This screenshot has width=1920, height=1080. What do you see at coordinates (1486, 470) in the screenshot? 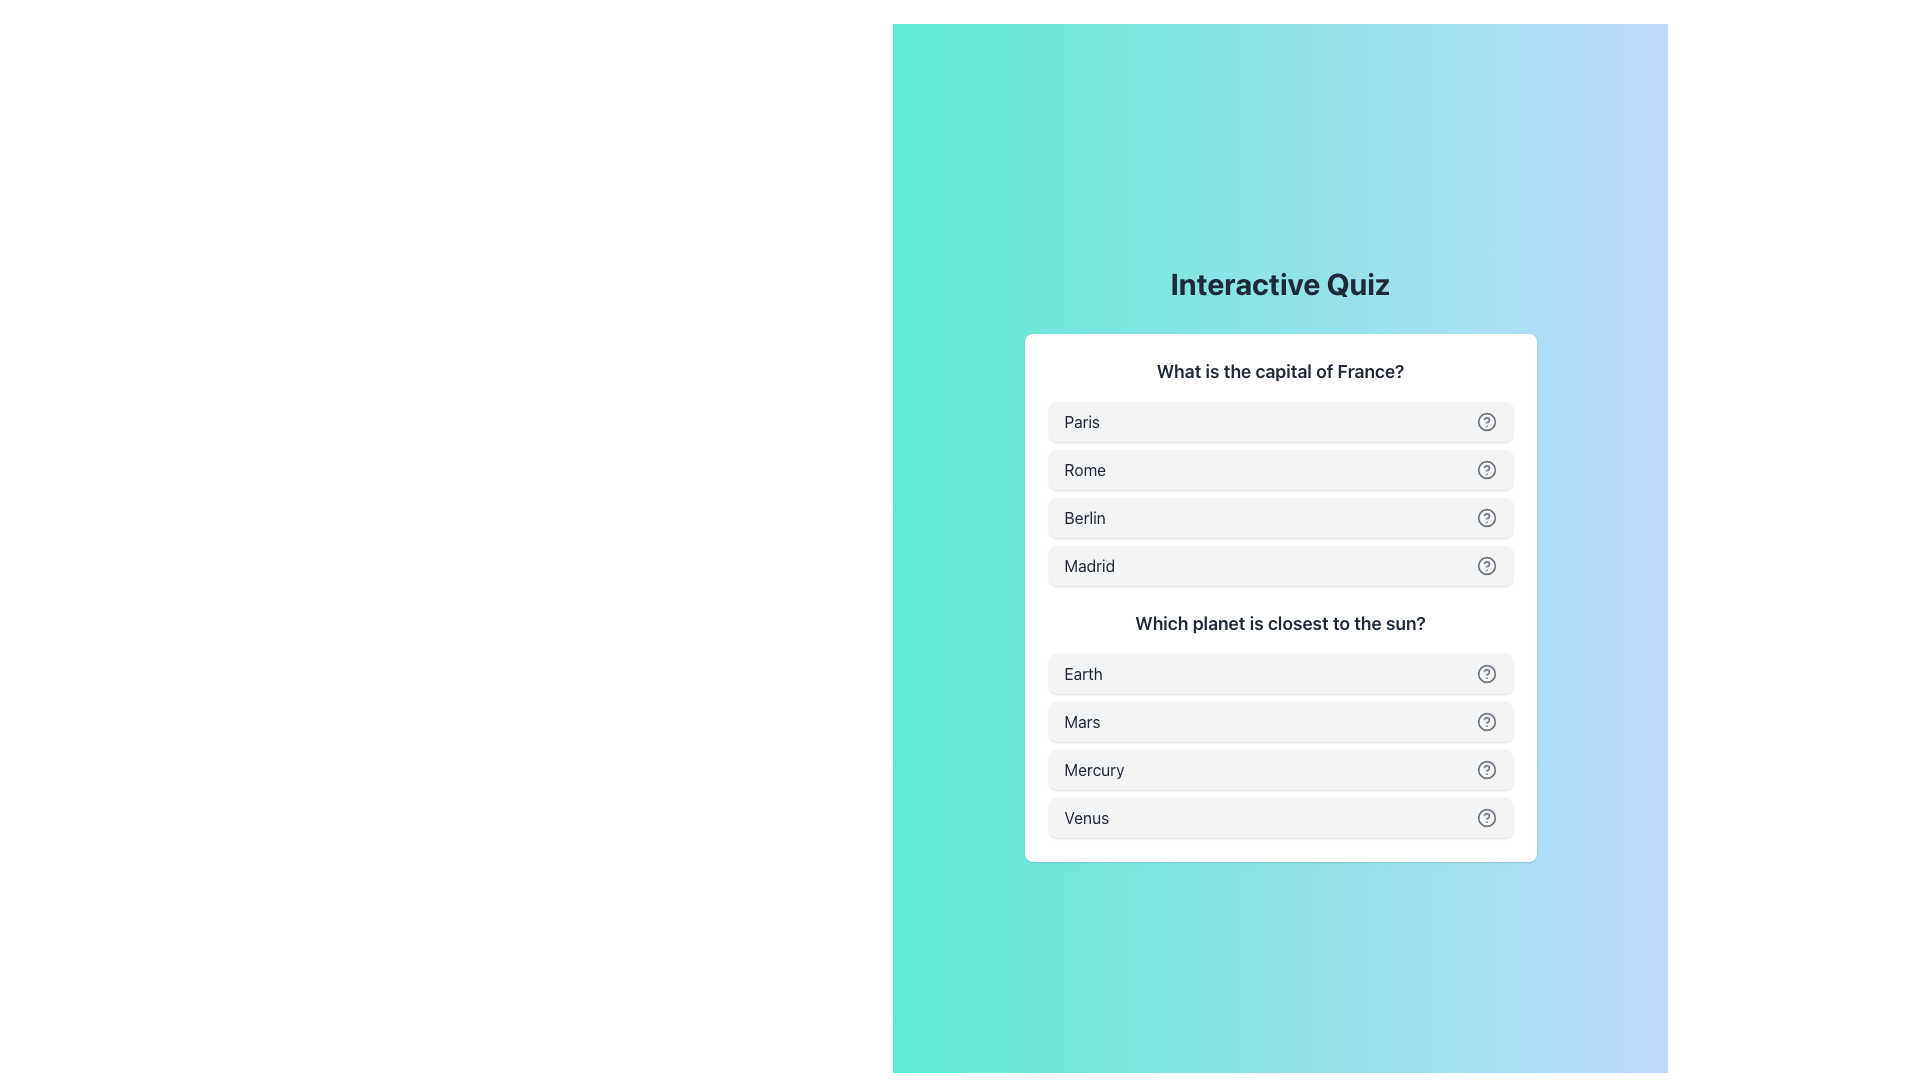
I see `the circular icon with a gray border and a question mark symbol located to the right of the text 'Rome' in the quiz answer options` at bounding box center [1486, 470].